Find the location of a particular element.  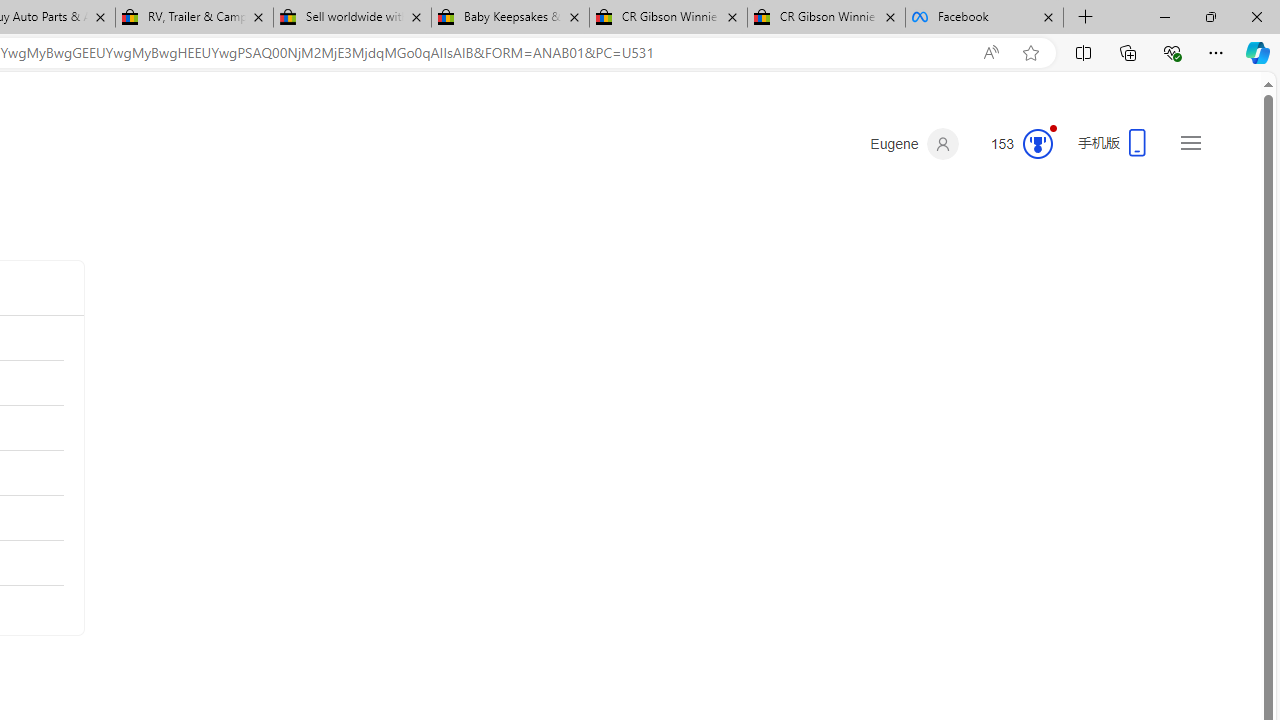

'New Tab' is located at coordinates (1085, 17).